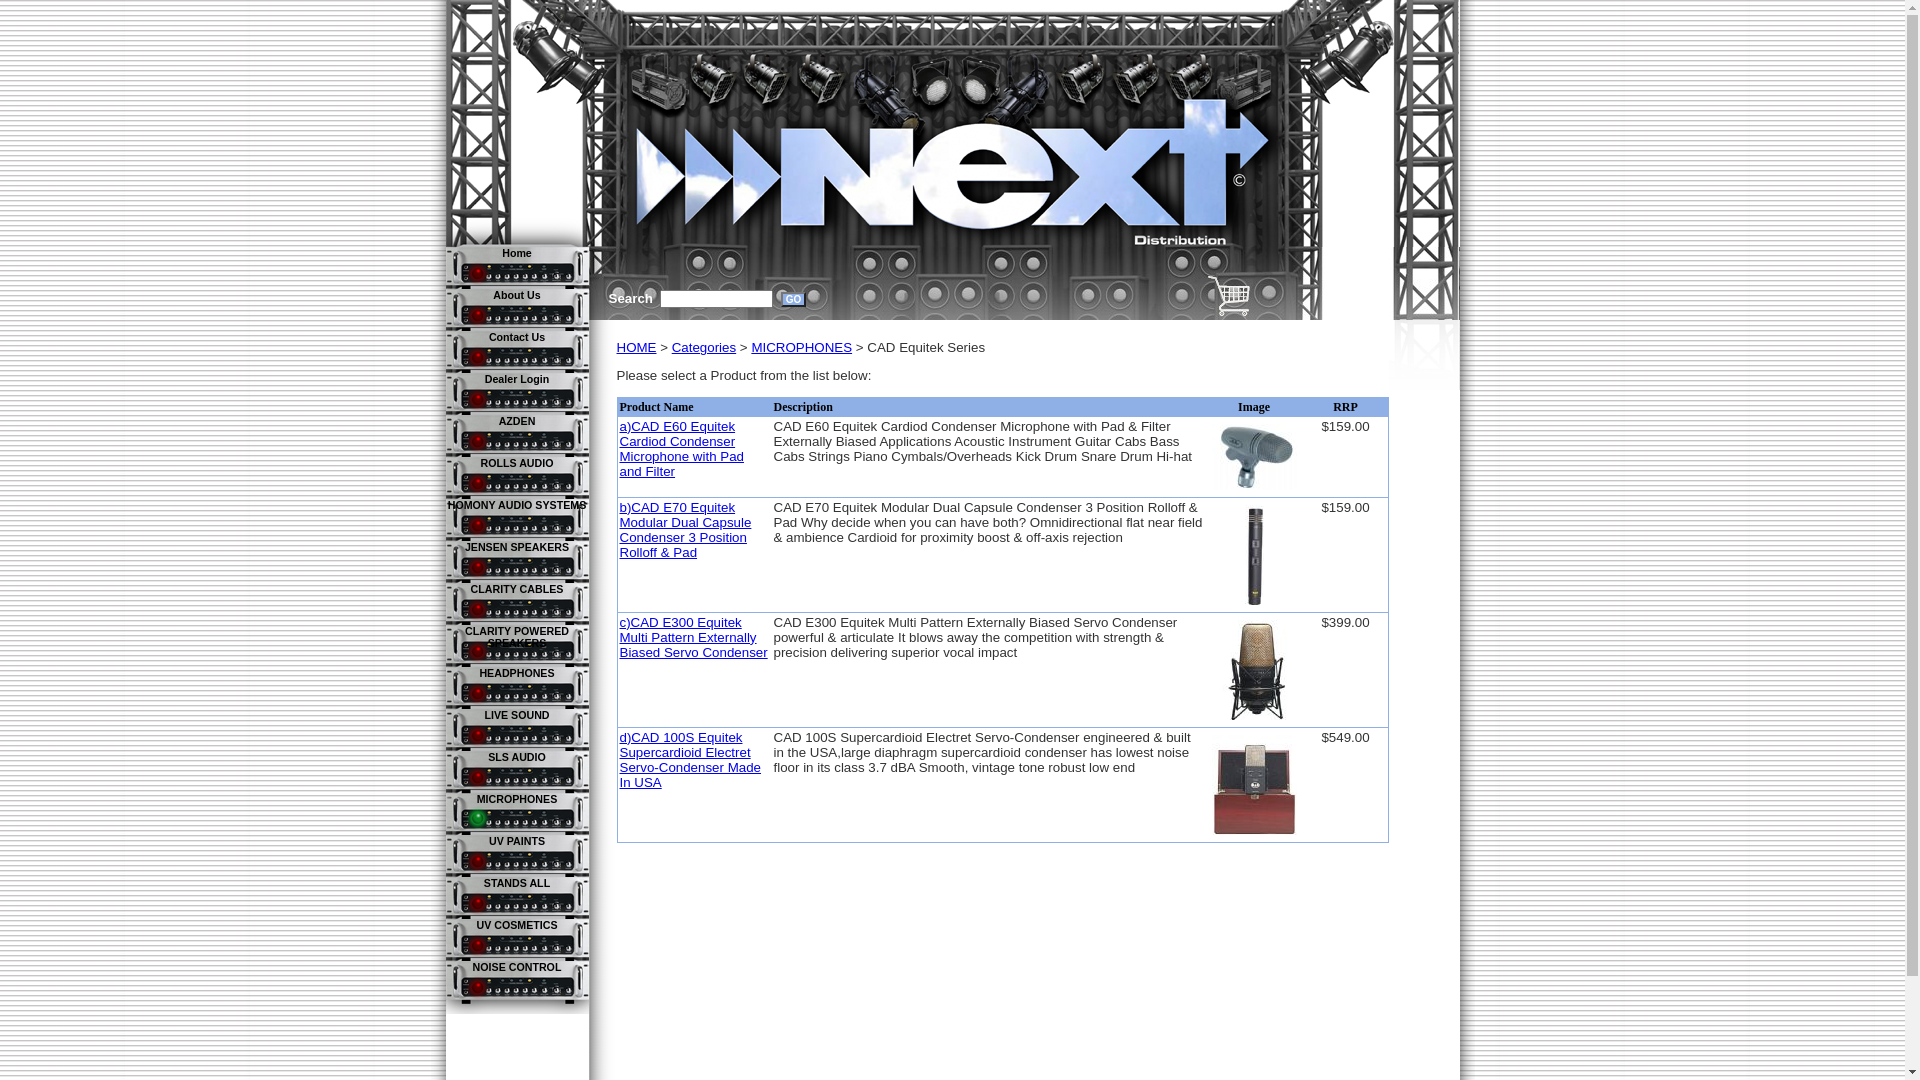 The image size is (1920, 1080). What do you see at coordinates (635, 346) in the screenshot?
I see `'HOME'` at bounding box center [635, 346].